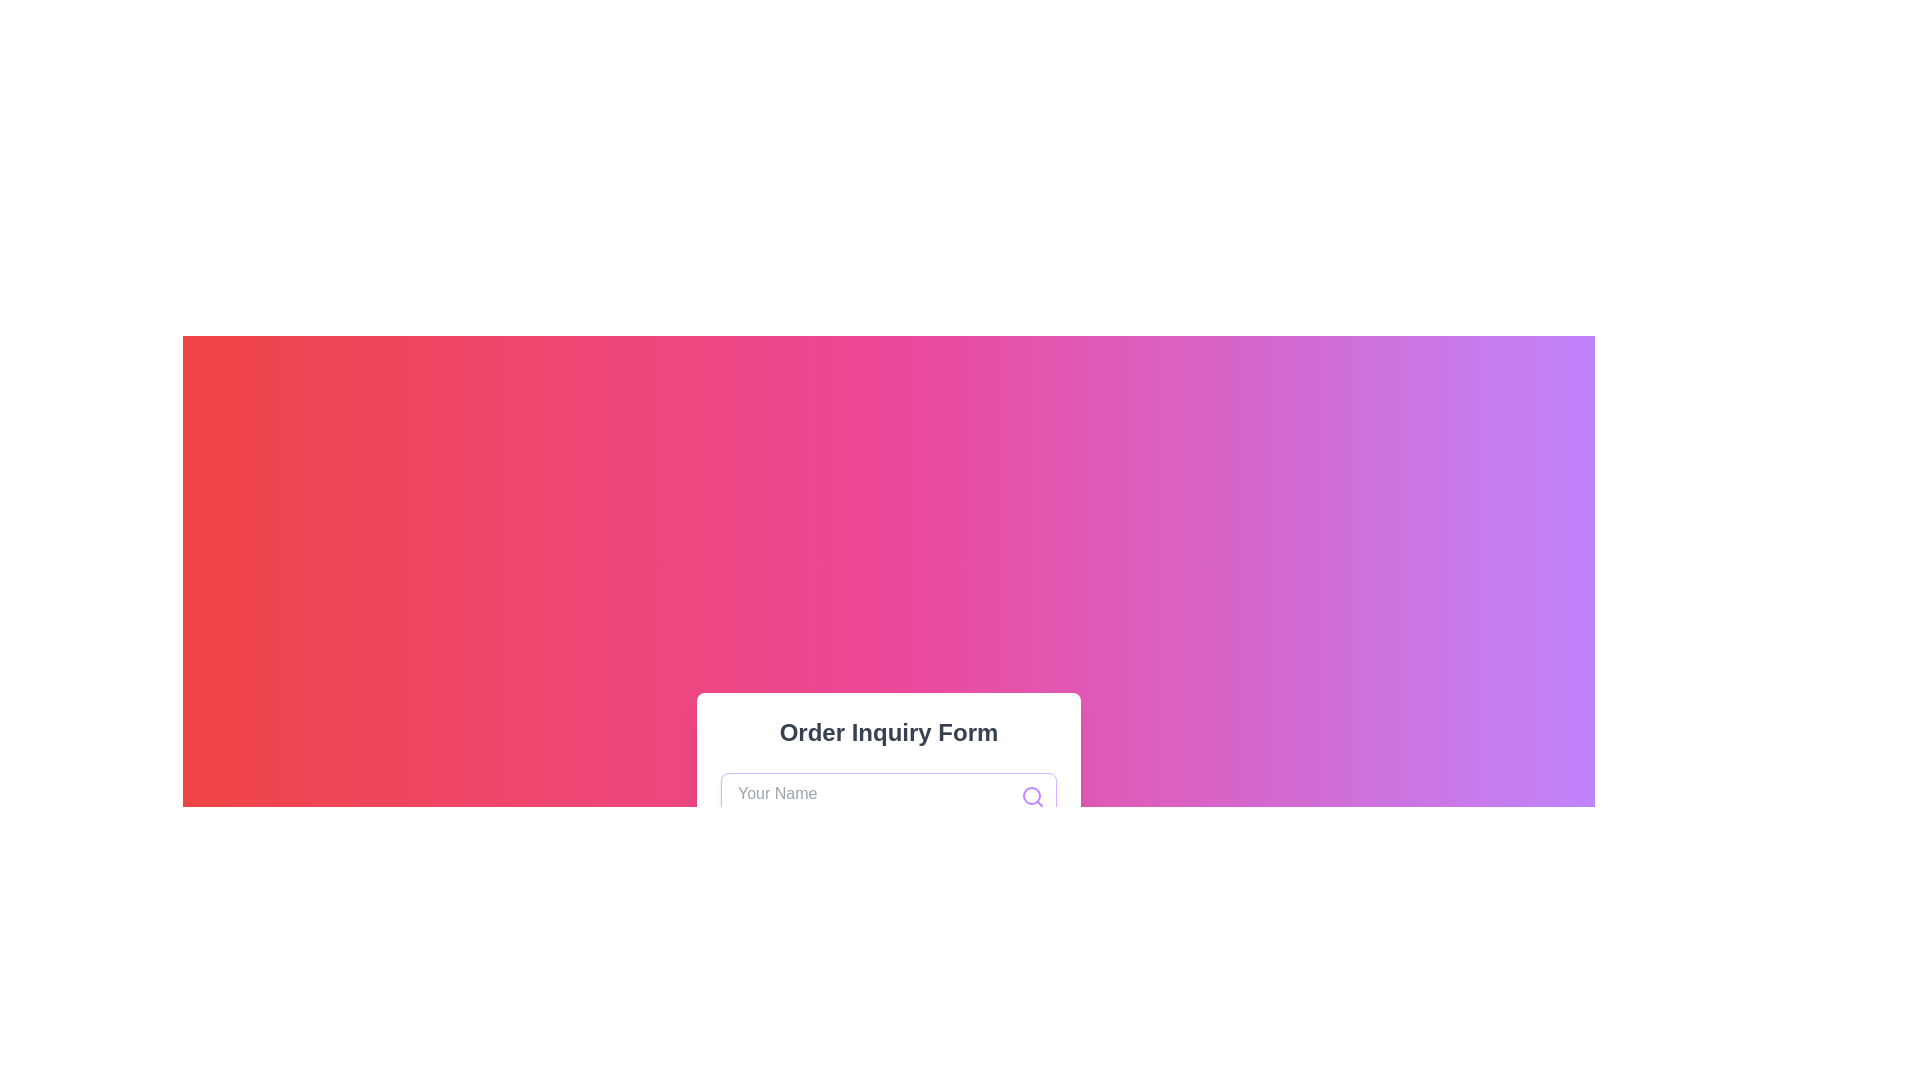 This screenshot has width=1920, height=1080. I want to click on the visual function of the circular vector graphic element within the search icon located to the right of the 'Your Name' text input field in the 'Order Inquiry Form', so click(1032, 794).